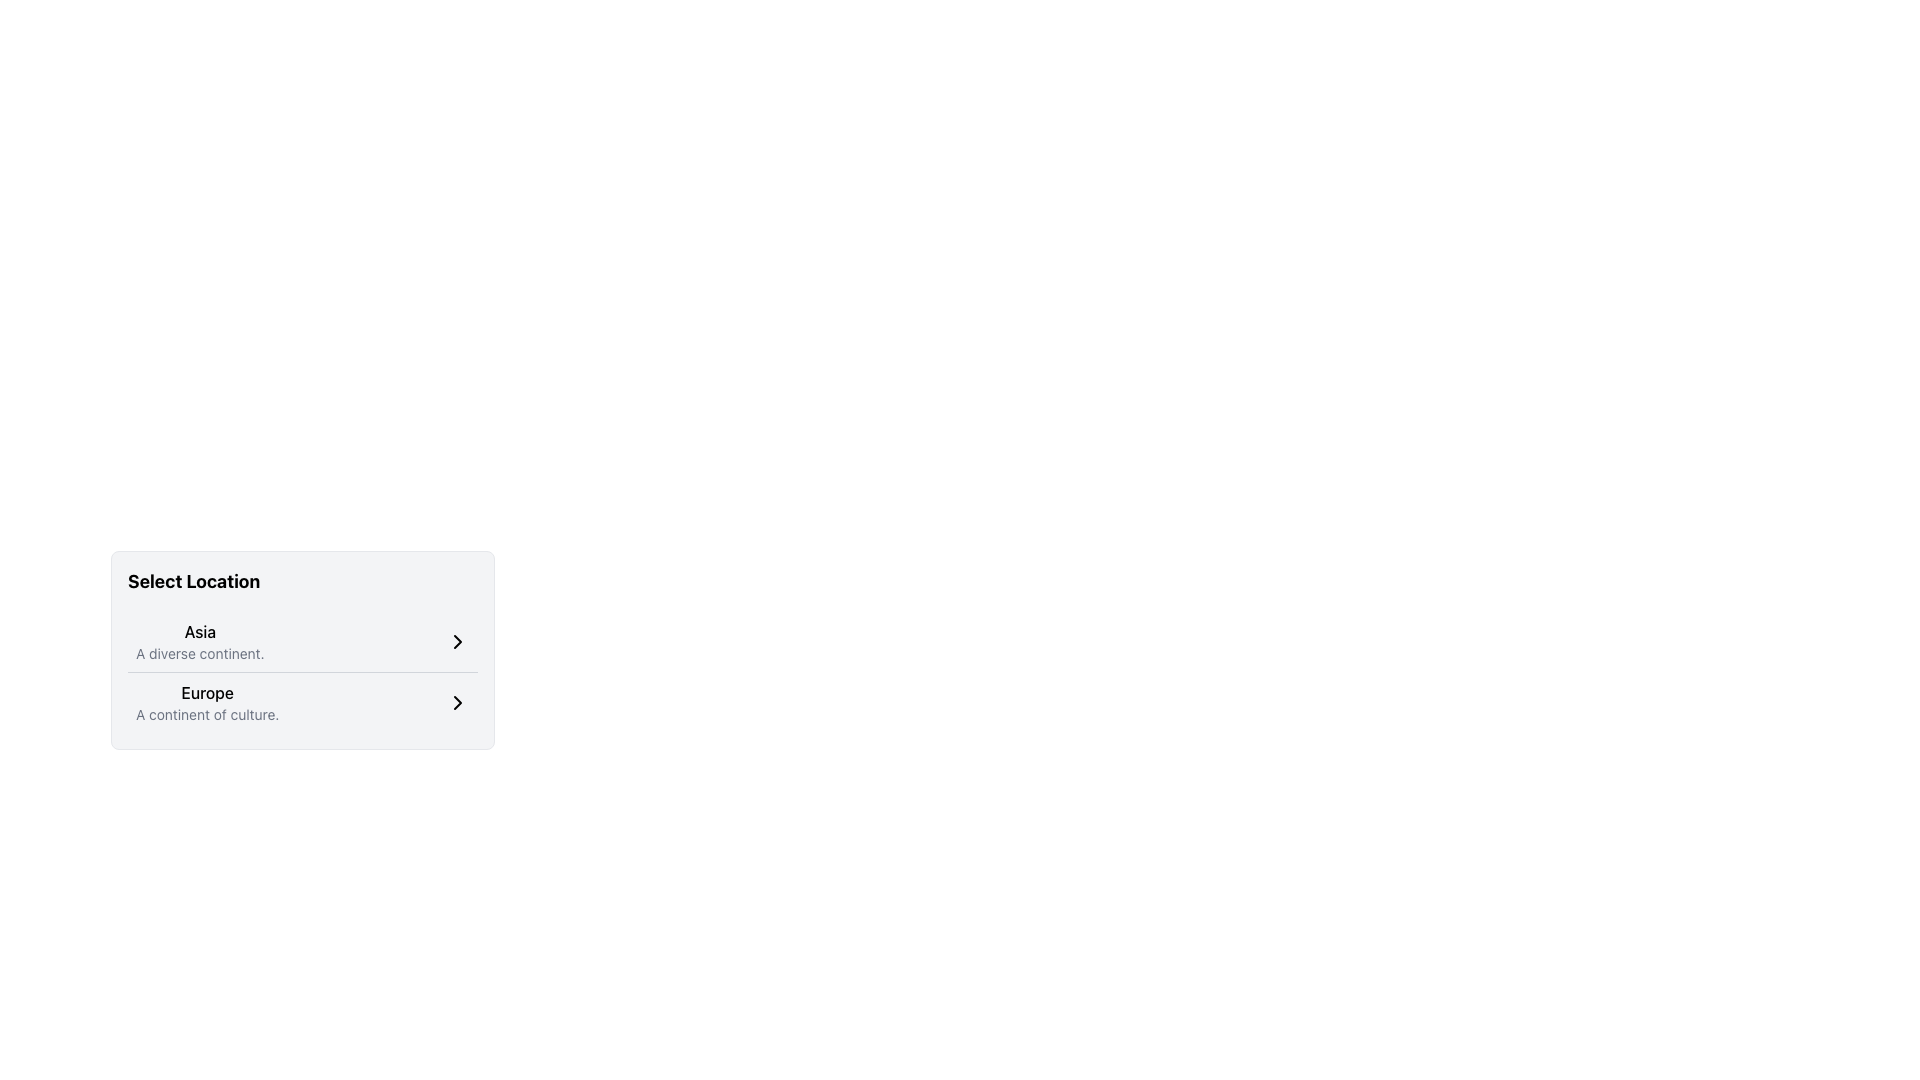 Image resolution: width=1920 pixels, height=1080 pixels. What do you see at coordinates (200, 641) in the screenshot?
I see `the selectable text block representing the continent Asia, located at the top of the list under 'Select Location.'` at bounding box center [200, 641].